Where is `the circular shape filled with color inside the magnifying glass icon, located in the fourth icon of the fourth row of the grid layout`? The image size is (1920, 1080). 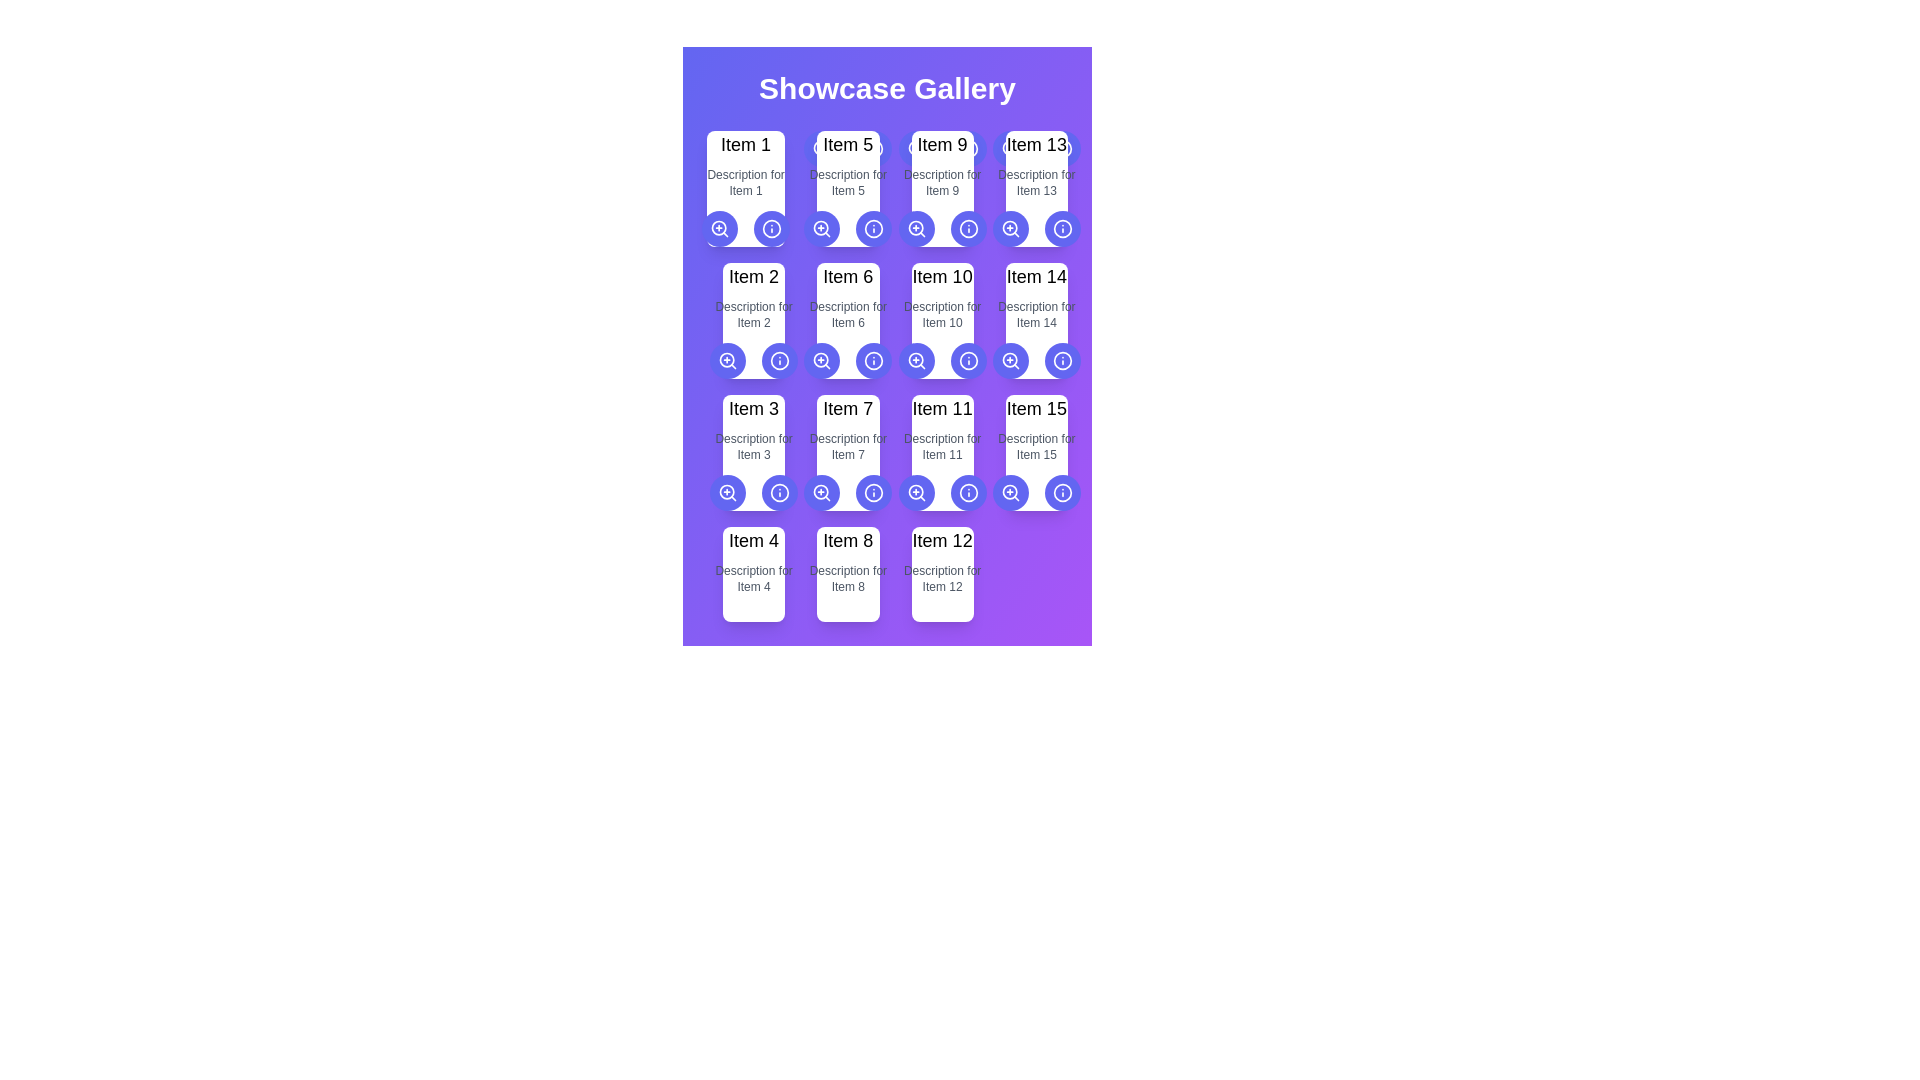
the circular shape filled with color inside the magnifying glass icon, located in the fourth icon of the fourth row of the grid layout is located at coordinates (1010, 492).